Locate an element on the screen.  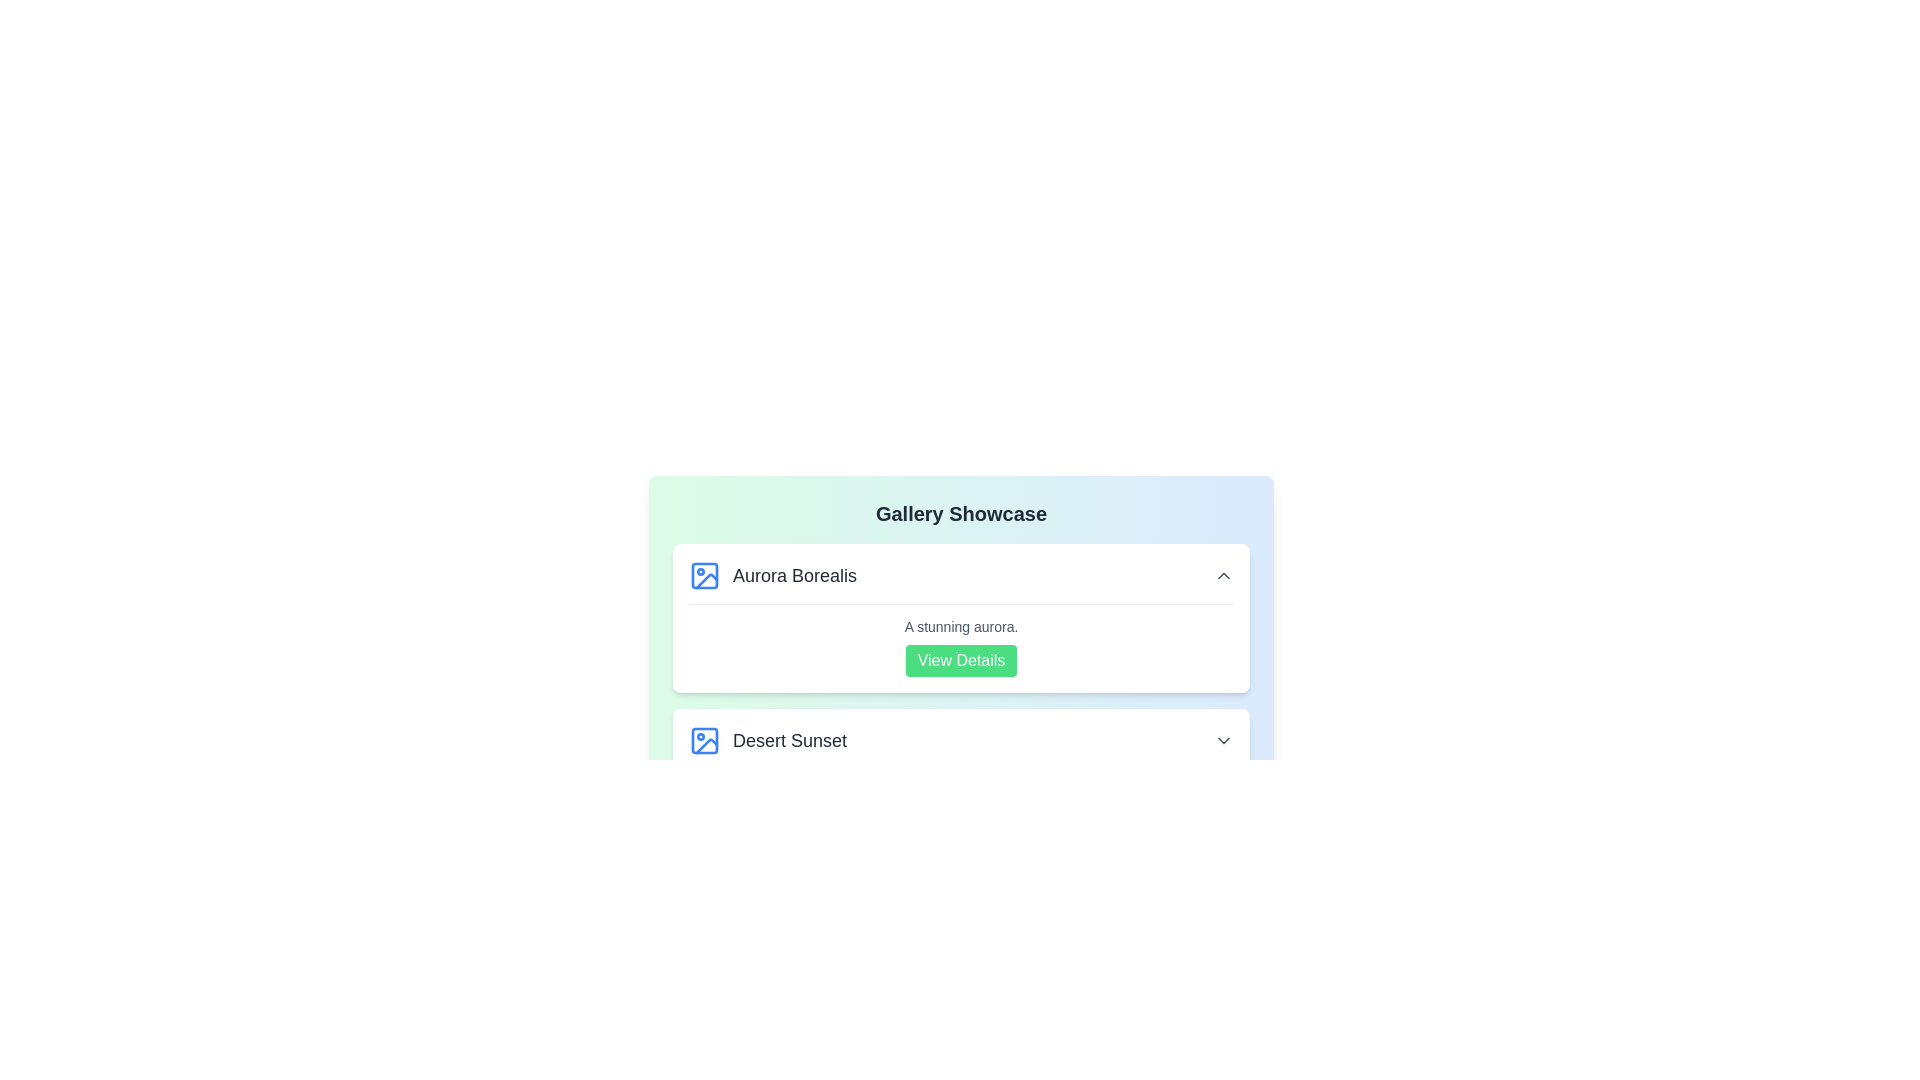
the gallery item Desert Sunset to observe its hover effect is located at coordinates (961, 740).